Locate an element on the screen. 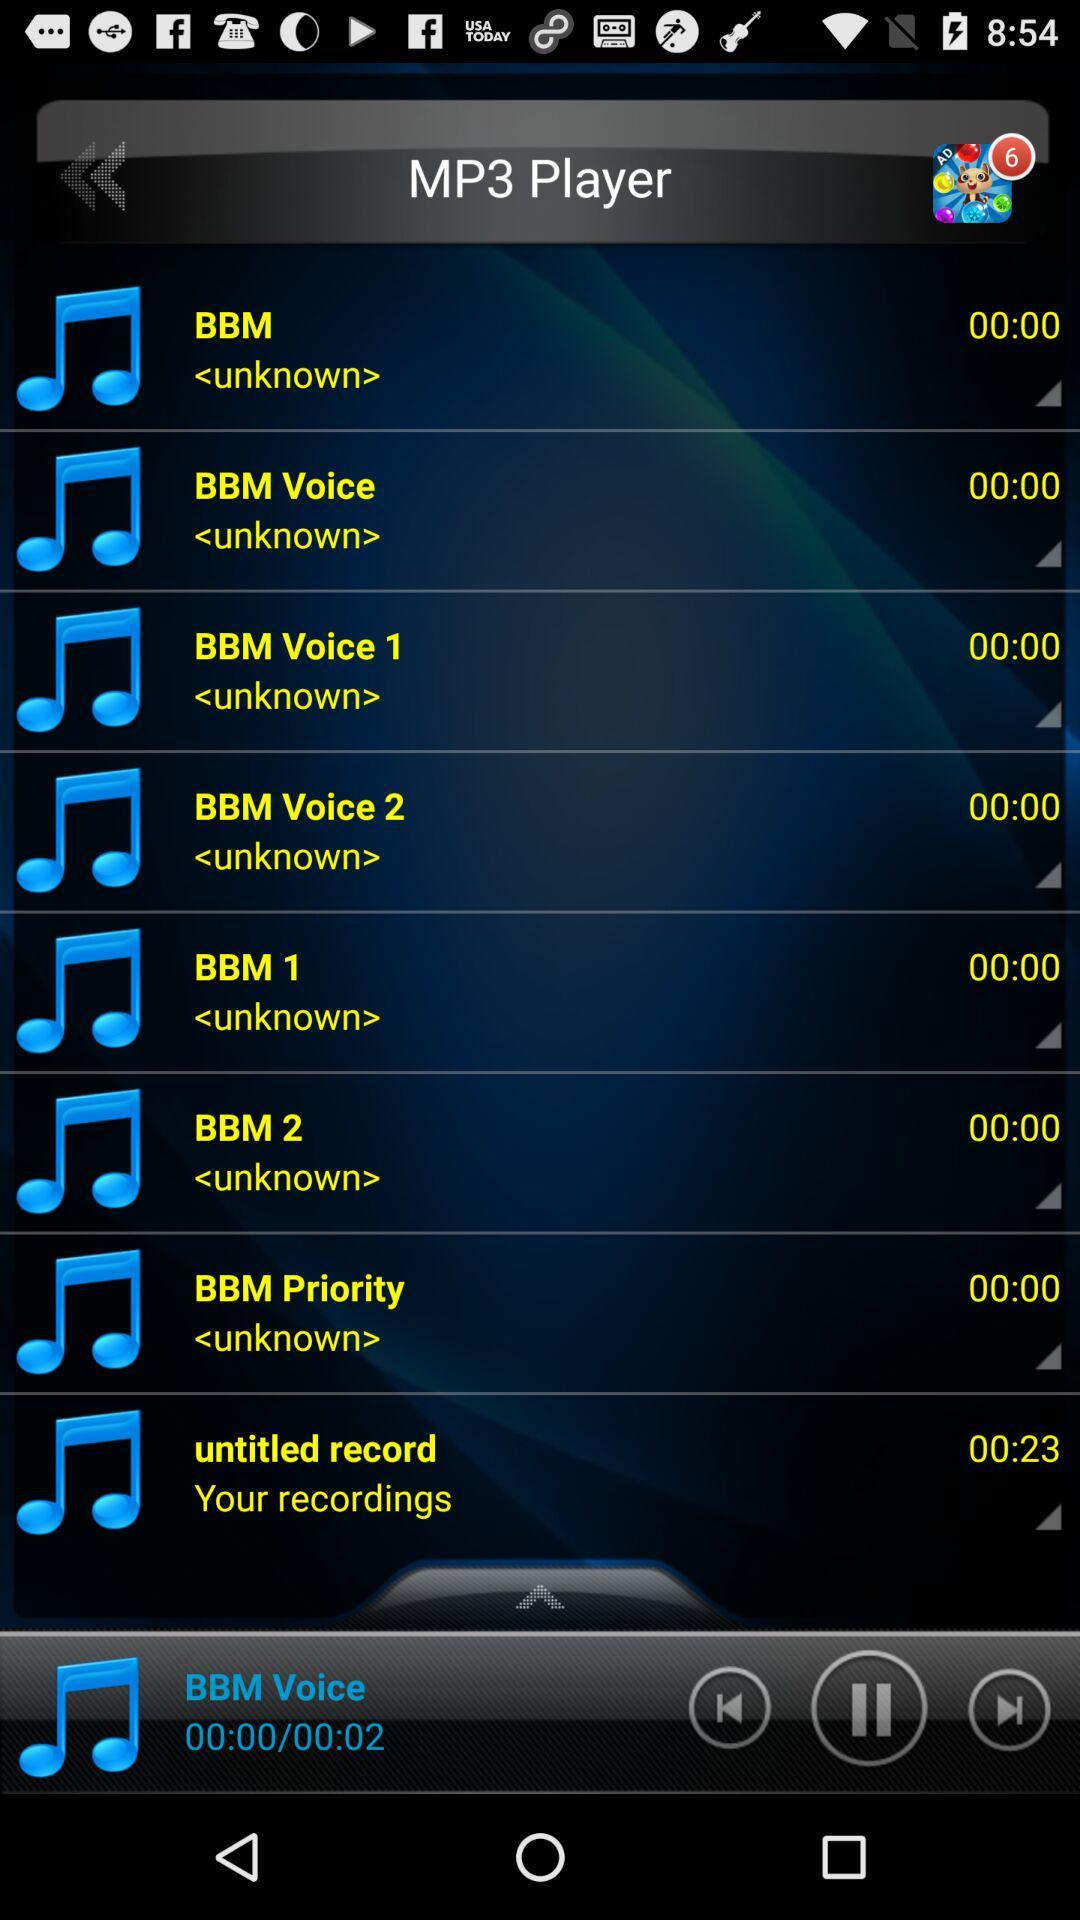 This screenshot has height=1920, width=1080. the bbm priority is located at coordinates (299, 1286).